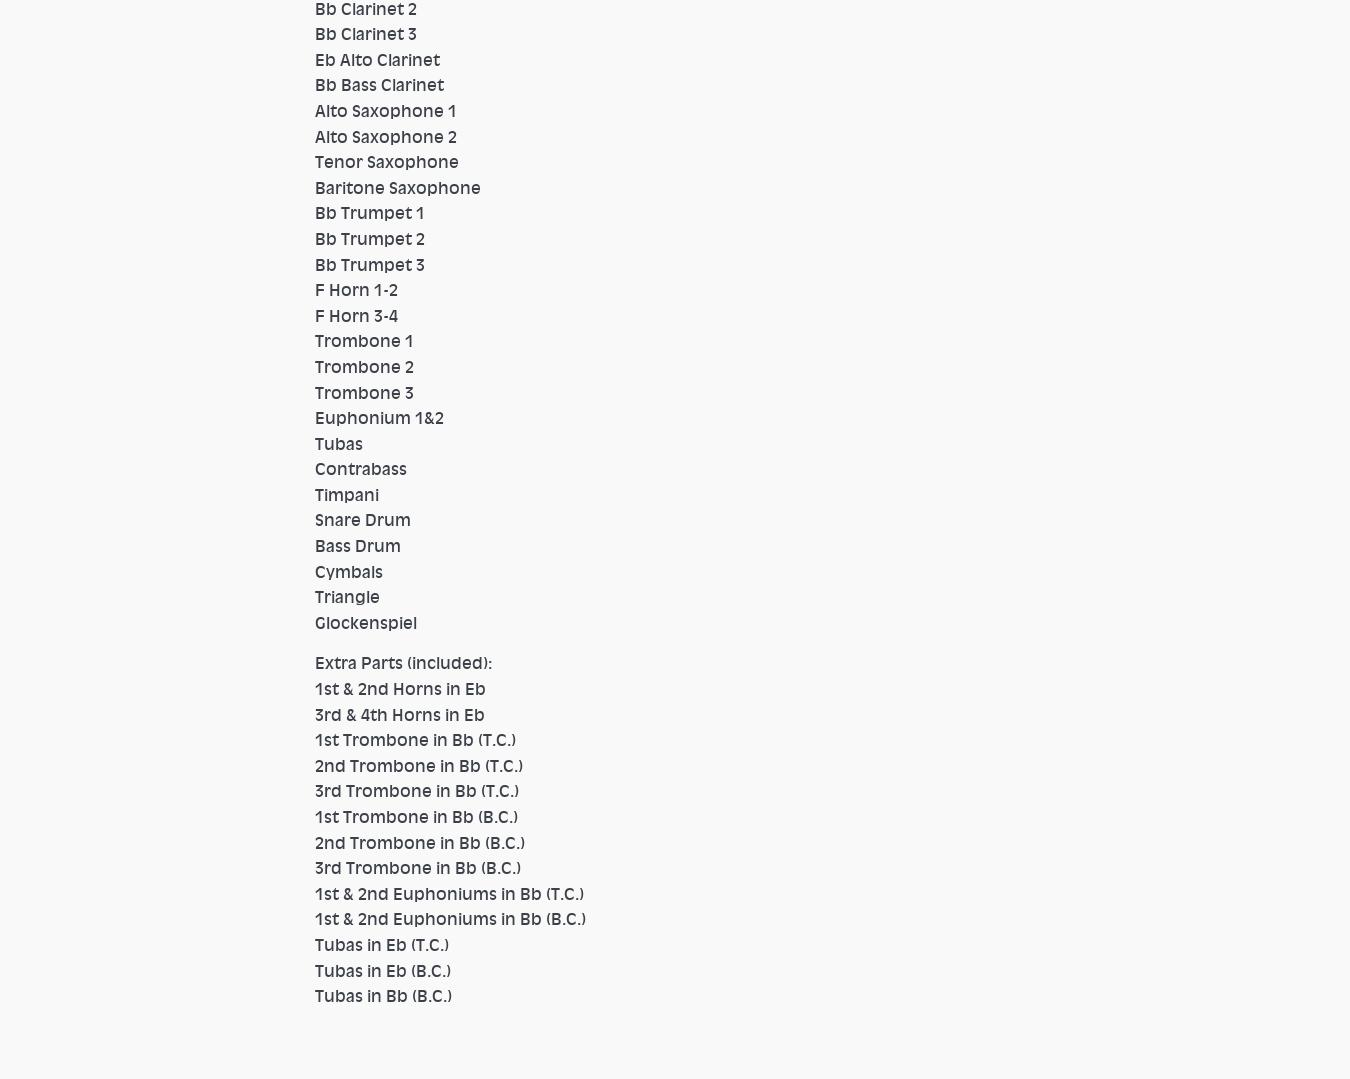  What do you see at coordinates (364, 365) in the screenshot?
I see `'Trombone 2'` at bounding box center [364, 365].